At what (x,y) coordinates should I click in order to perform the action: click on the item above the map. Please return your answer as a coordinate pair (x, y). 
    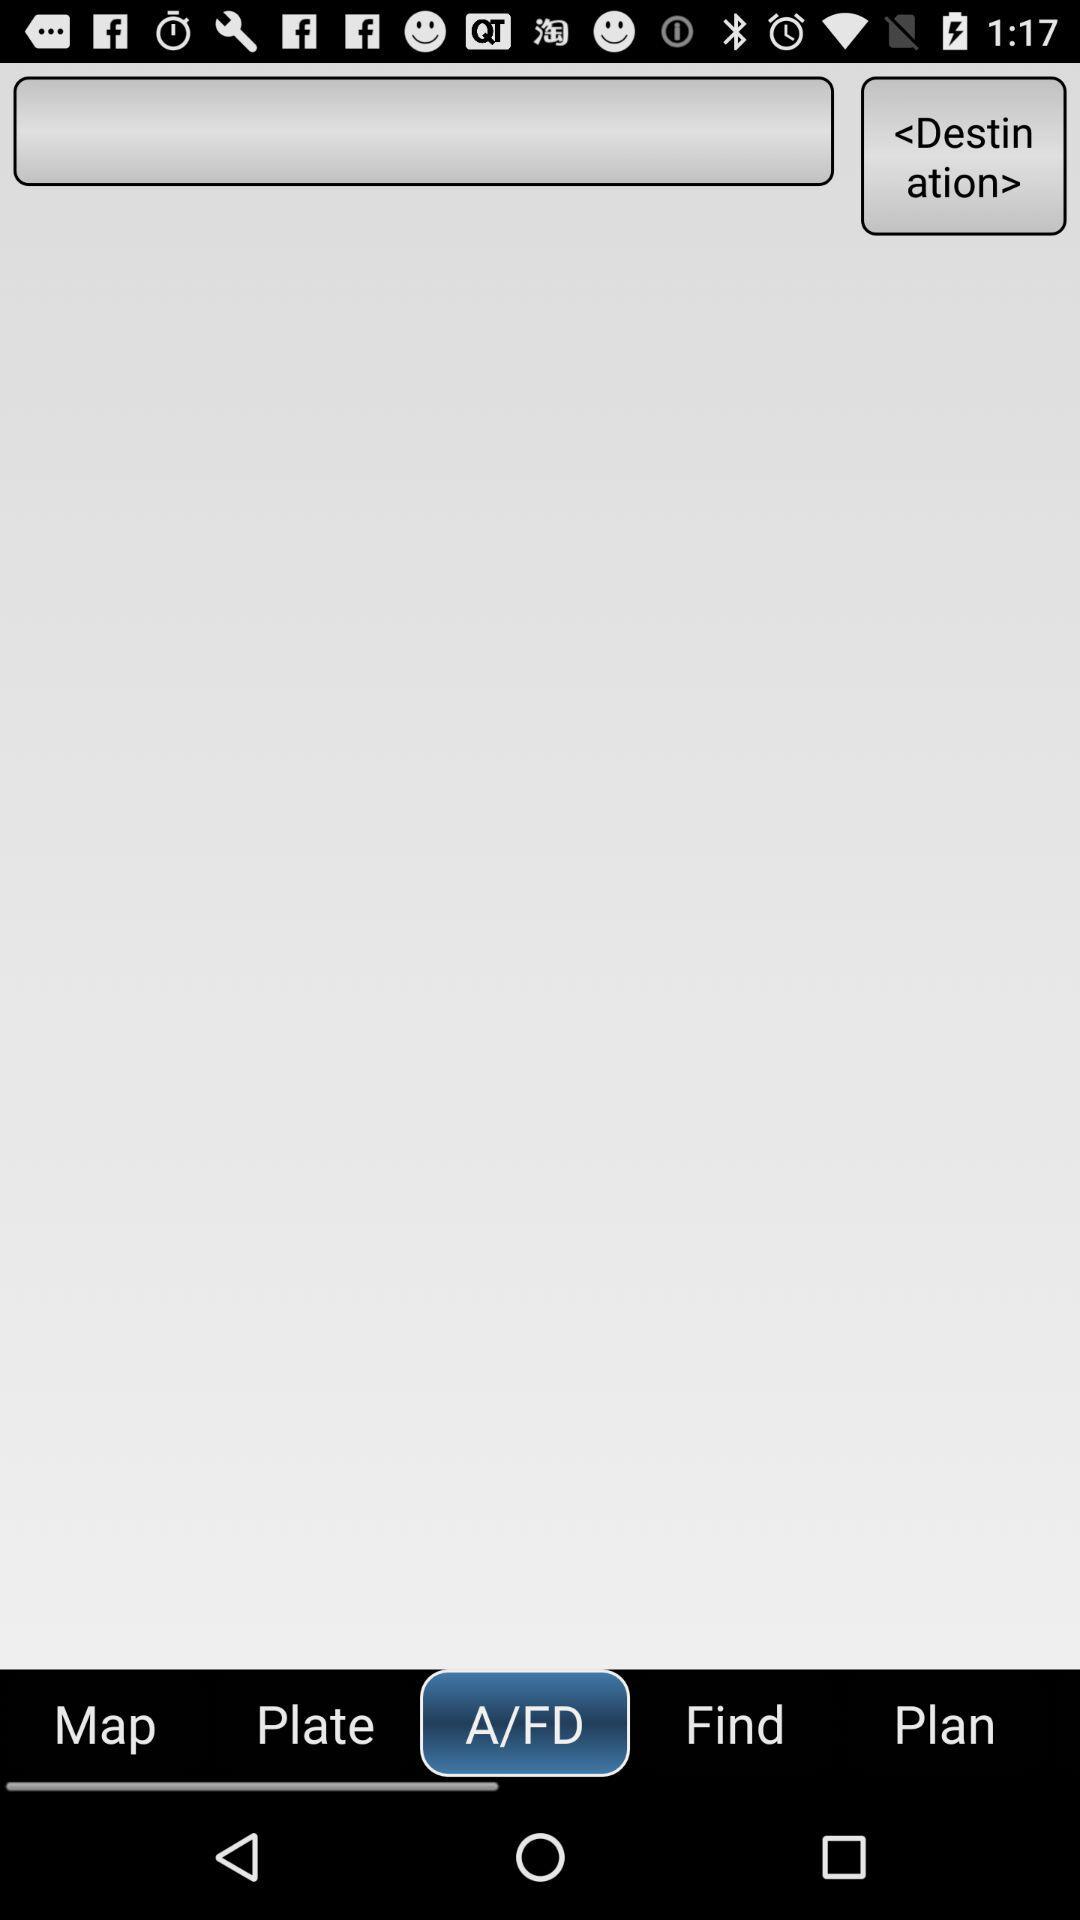
    Looking at the image, I should click on (422, 130).